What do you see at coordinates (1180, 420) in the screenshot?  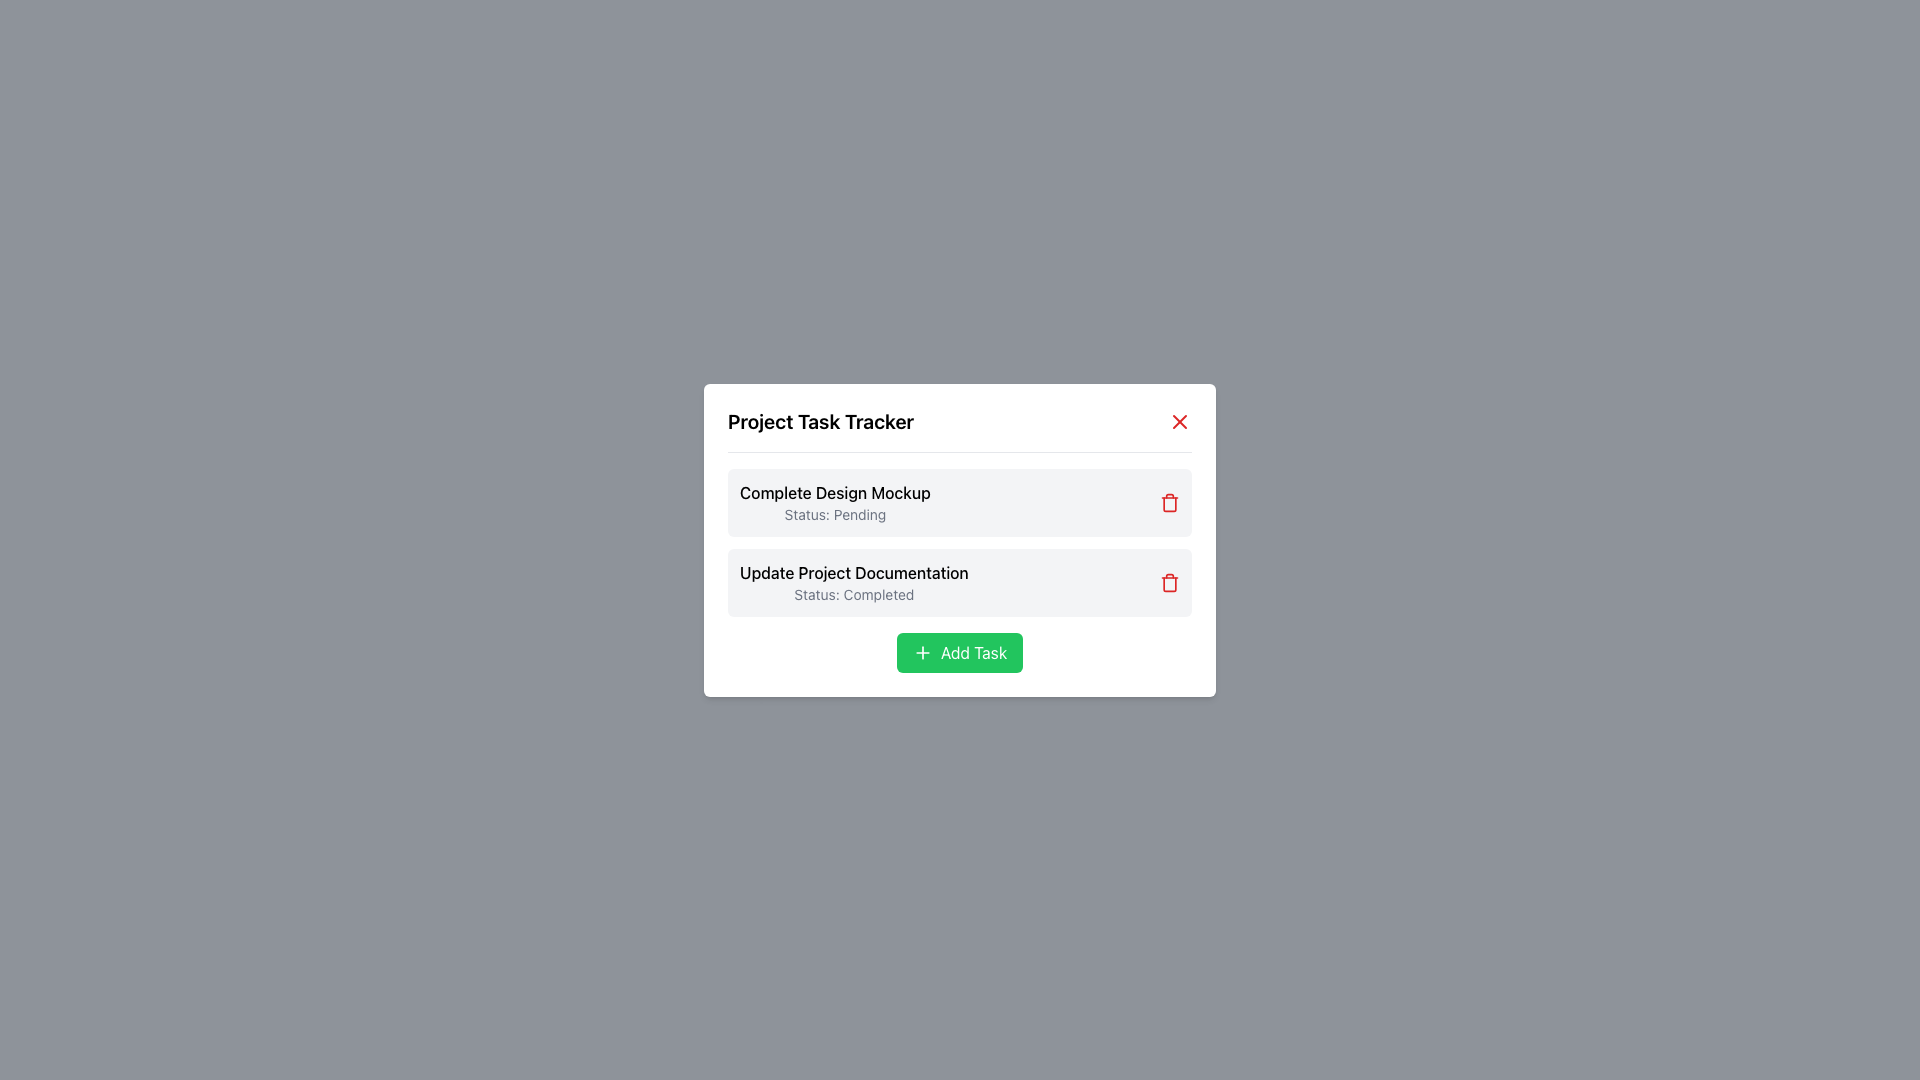 I see `the red 'X' icon button in the top-right corner of the 'Project Task Tracker' modal dialog` at bounding box center [1180, 420].